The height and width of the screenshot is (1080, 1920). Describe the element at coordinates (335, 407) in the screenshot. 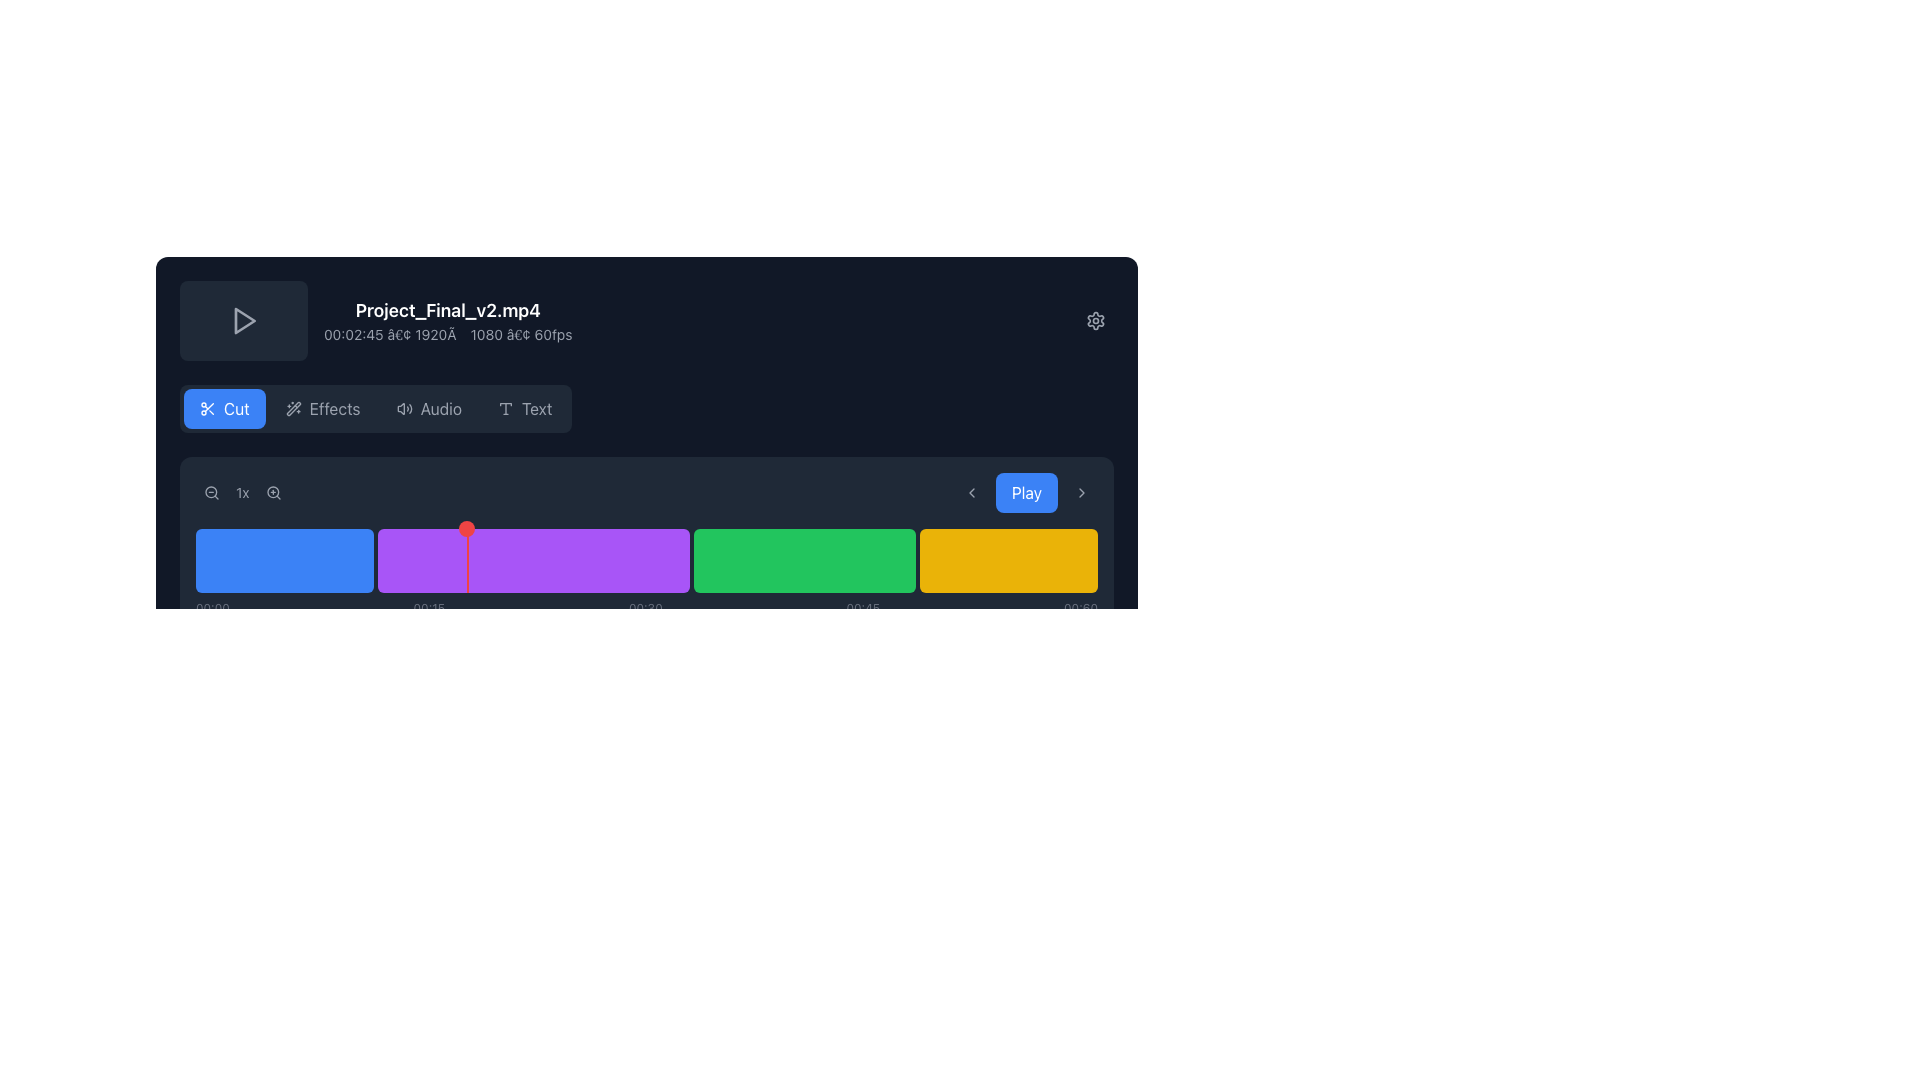

I see `the 'Effects' button located in the horizontal bar at the top of the interface, which is the second option from the left` at that location.